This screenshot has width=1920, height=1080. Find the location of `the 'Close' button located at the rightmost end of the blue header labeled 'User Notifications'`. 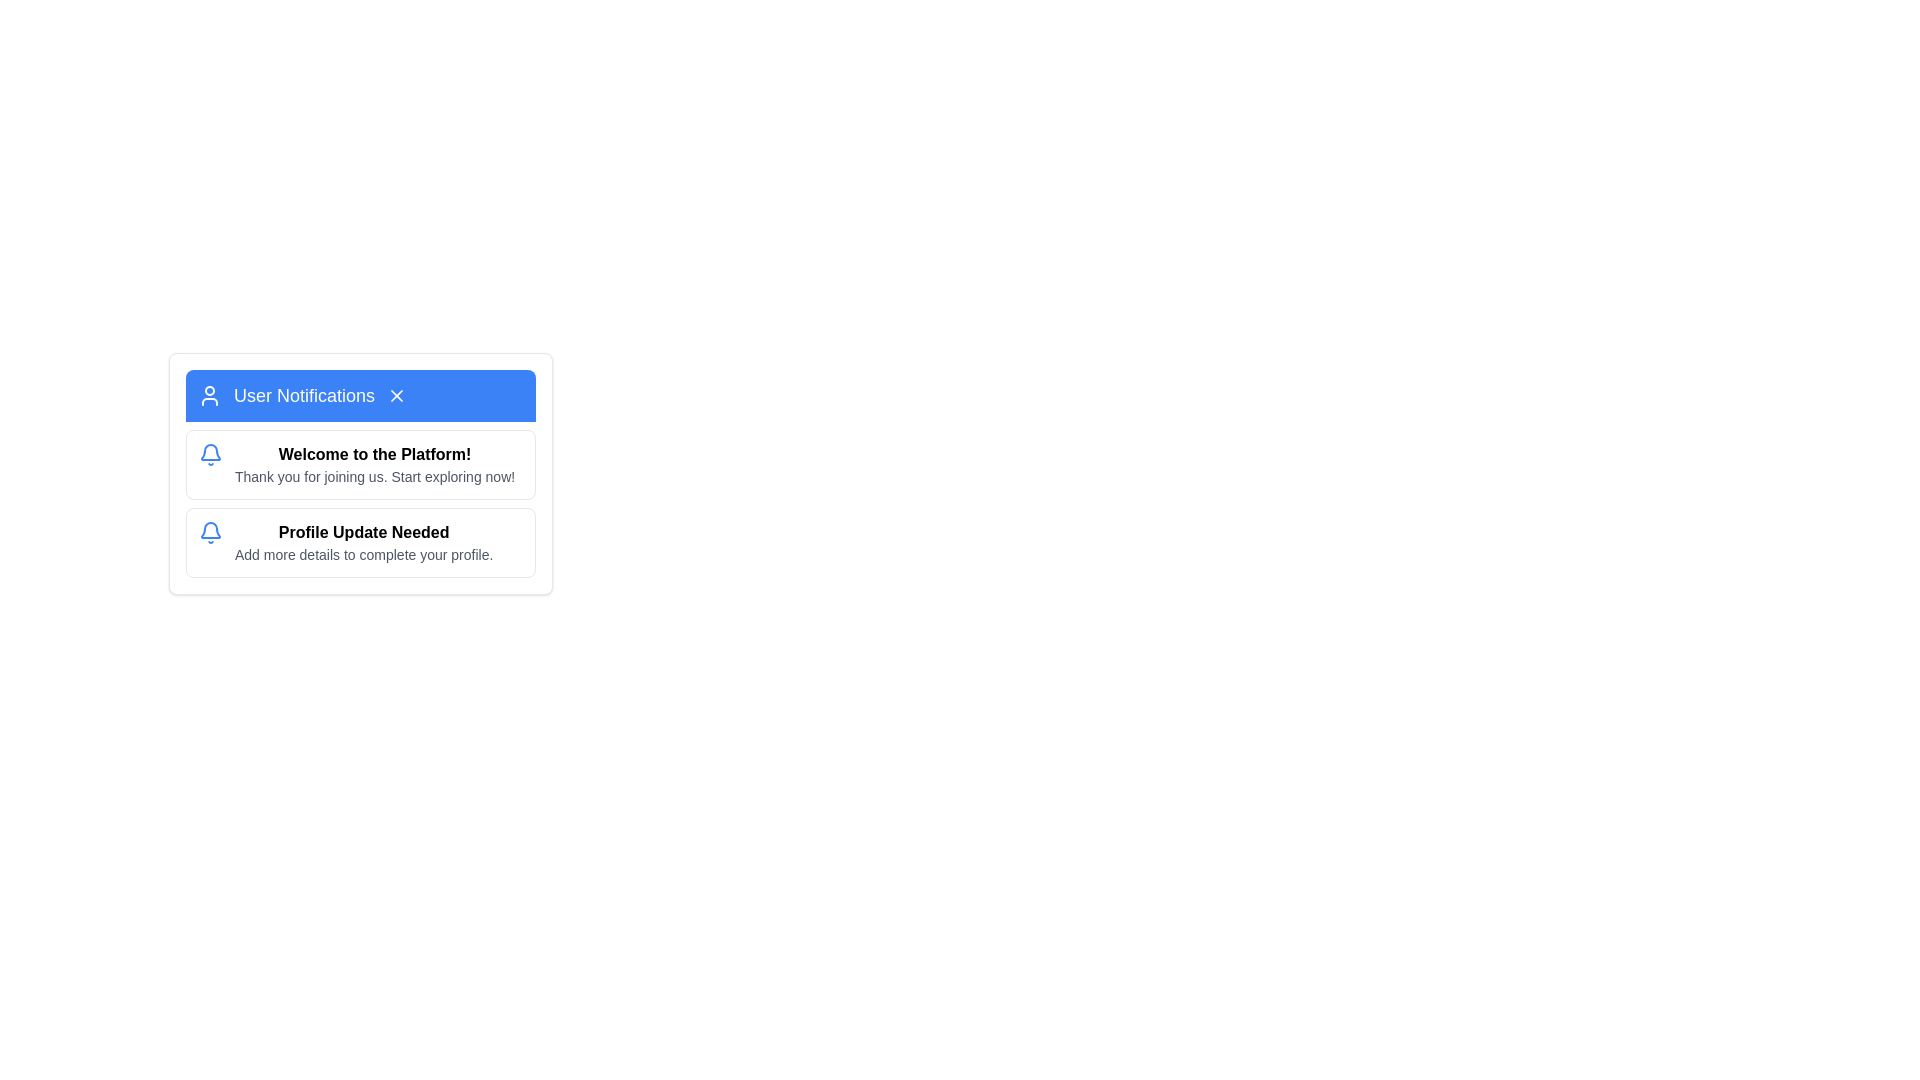

the 'Close' button located at the rightmost end of the blue header labeled 'User Notifications' is located at coordinates (397, 396).